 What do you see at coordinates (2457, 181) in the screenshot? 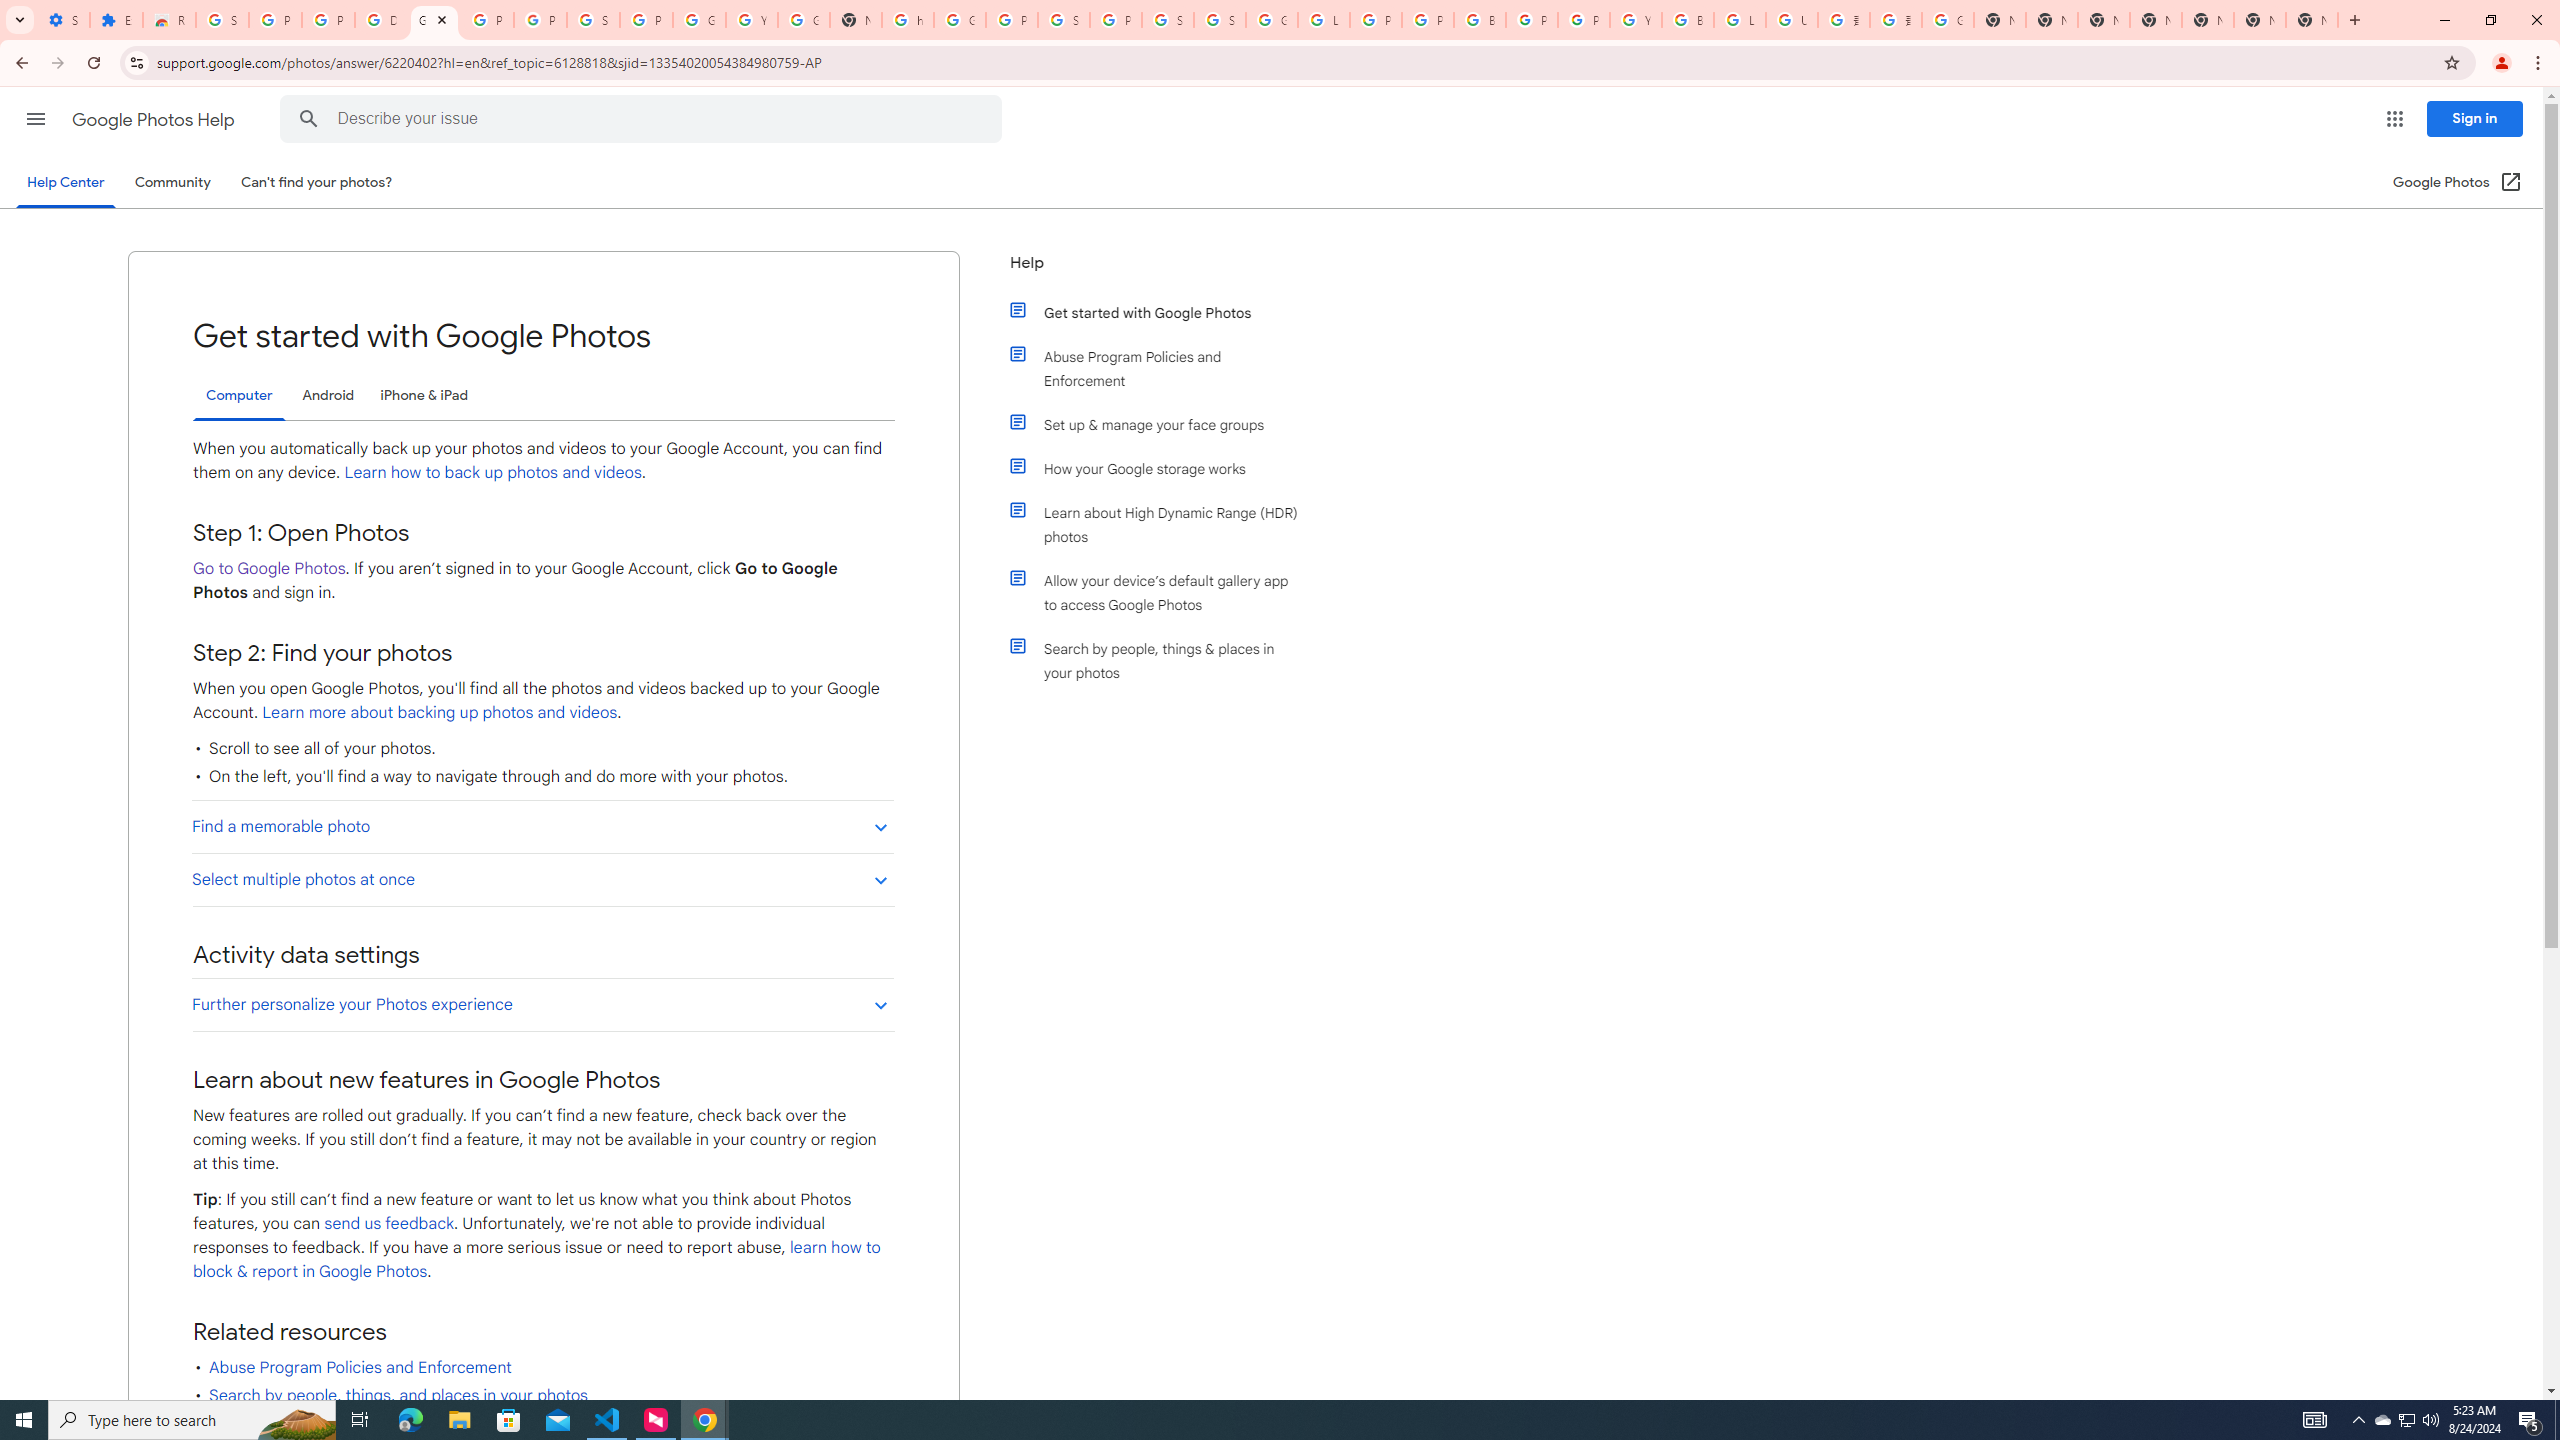
I see `'Google Photos (Open in a new window)'` at bounding box center [2457, 181].